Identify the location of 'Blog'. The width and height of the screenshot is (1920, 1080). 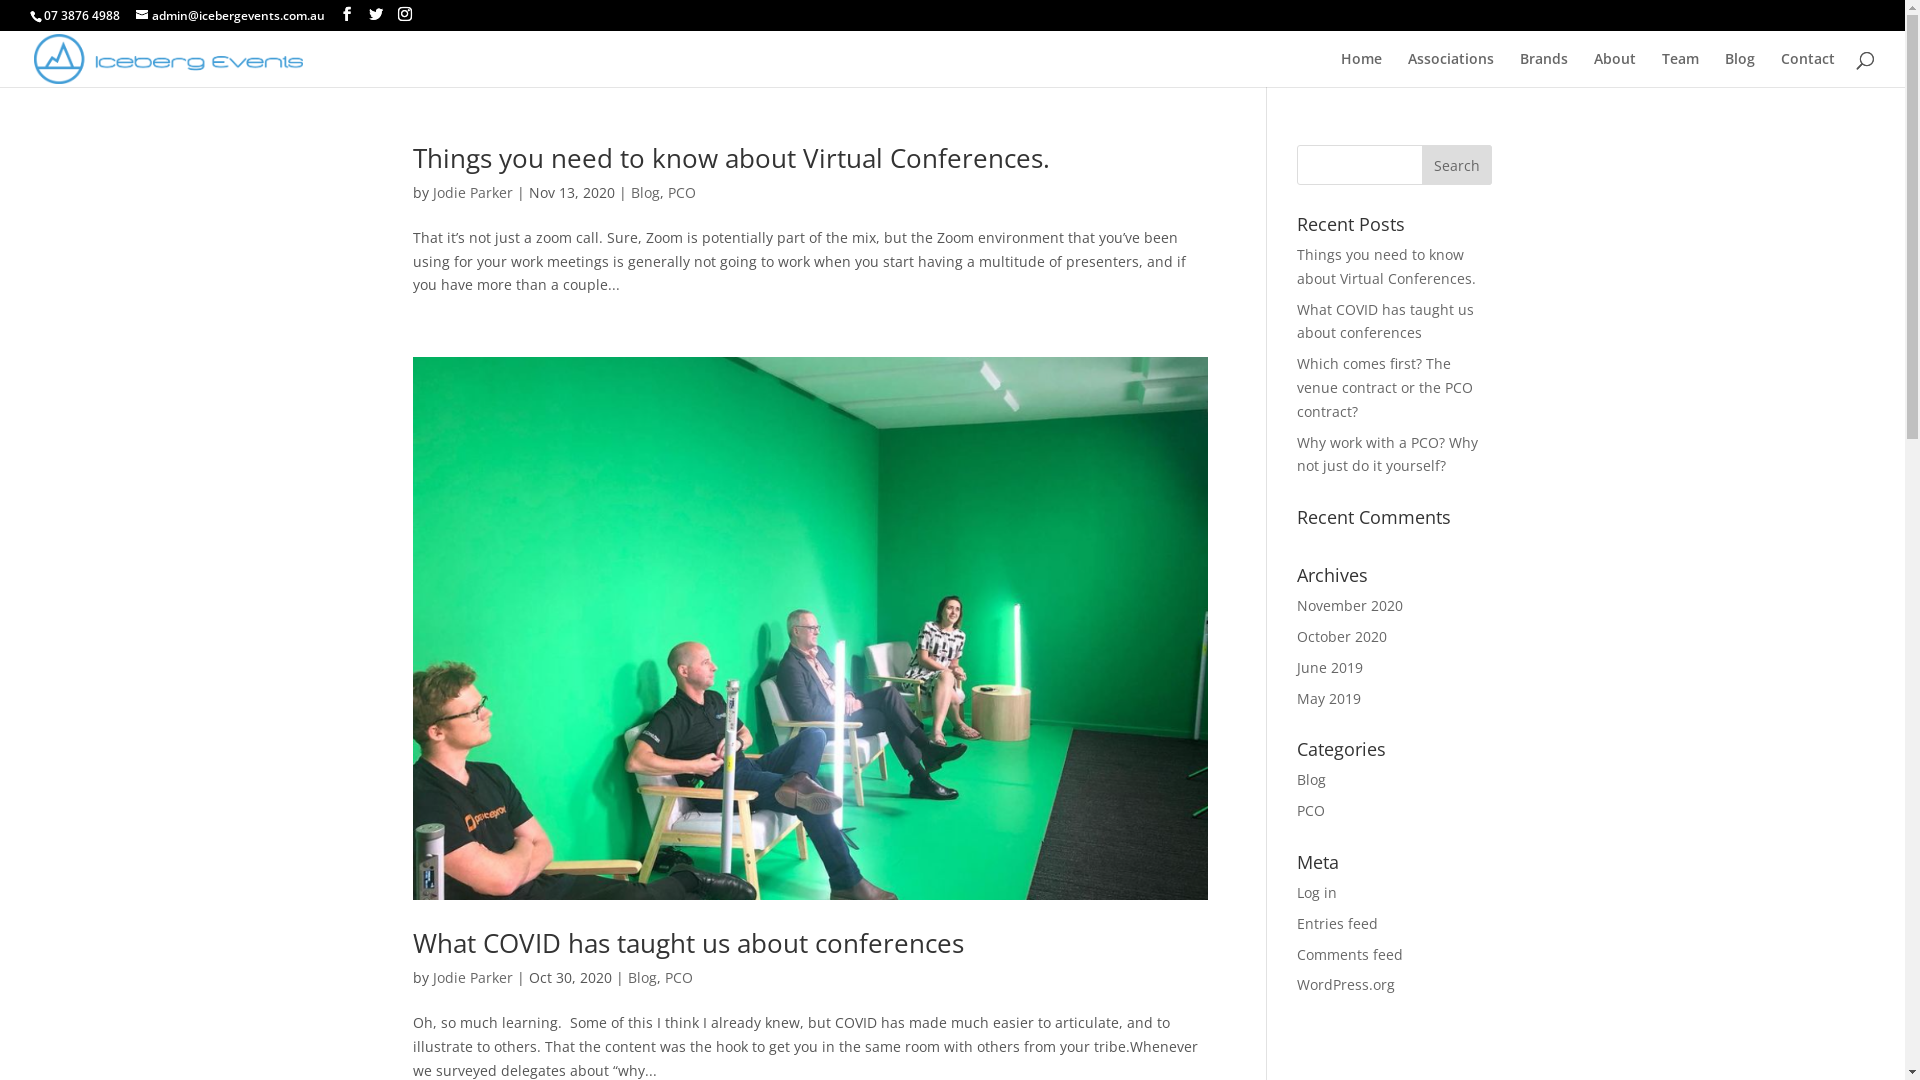
(1311, 778).